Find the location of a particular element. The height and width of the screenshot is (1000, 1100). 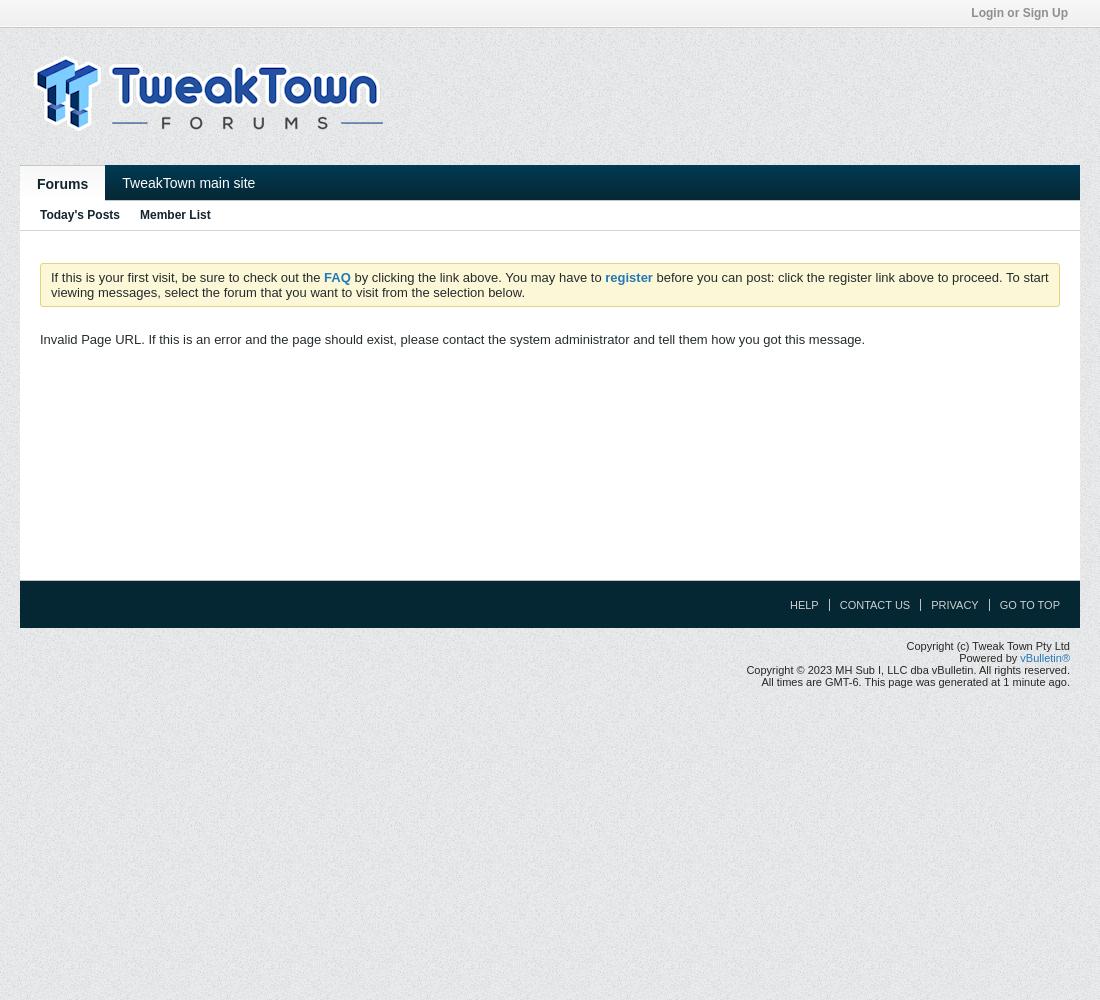

'Go to top' is located at coordinates (1028, 604).